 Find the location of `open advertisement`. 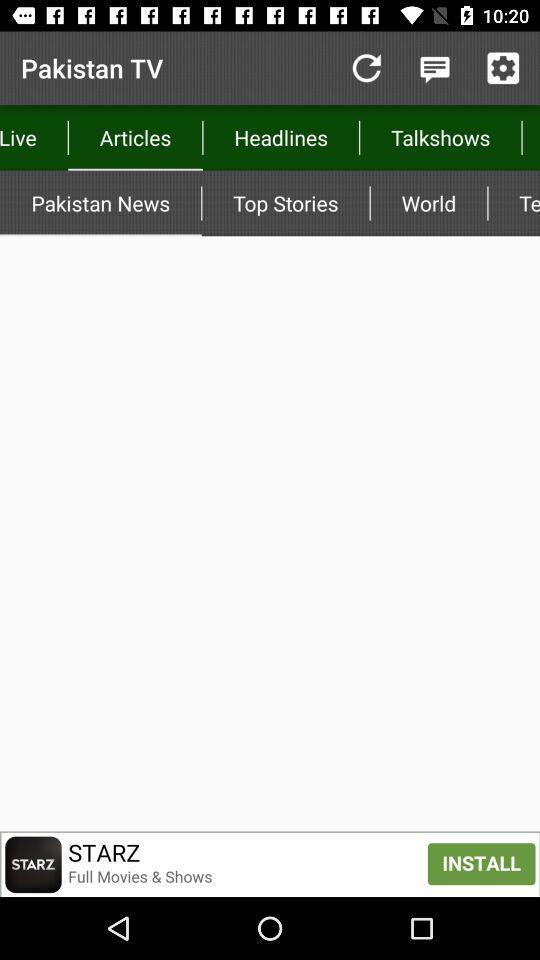

open advertisement is located at coordinates (270, 863).